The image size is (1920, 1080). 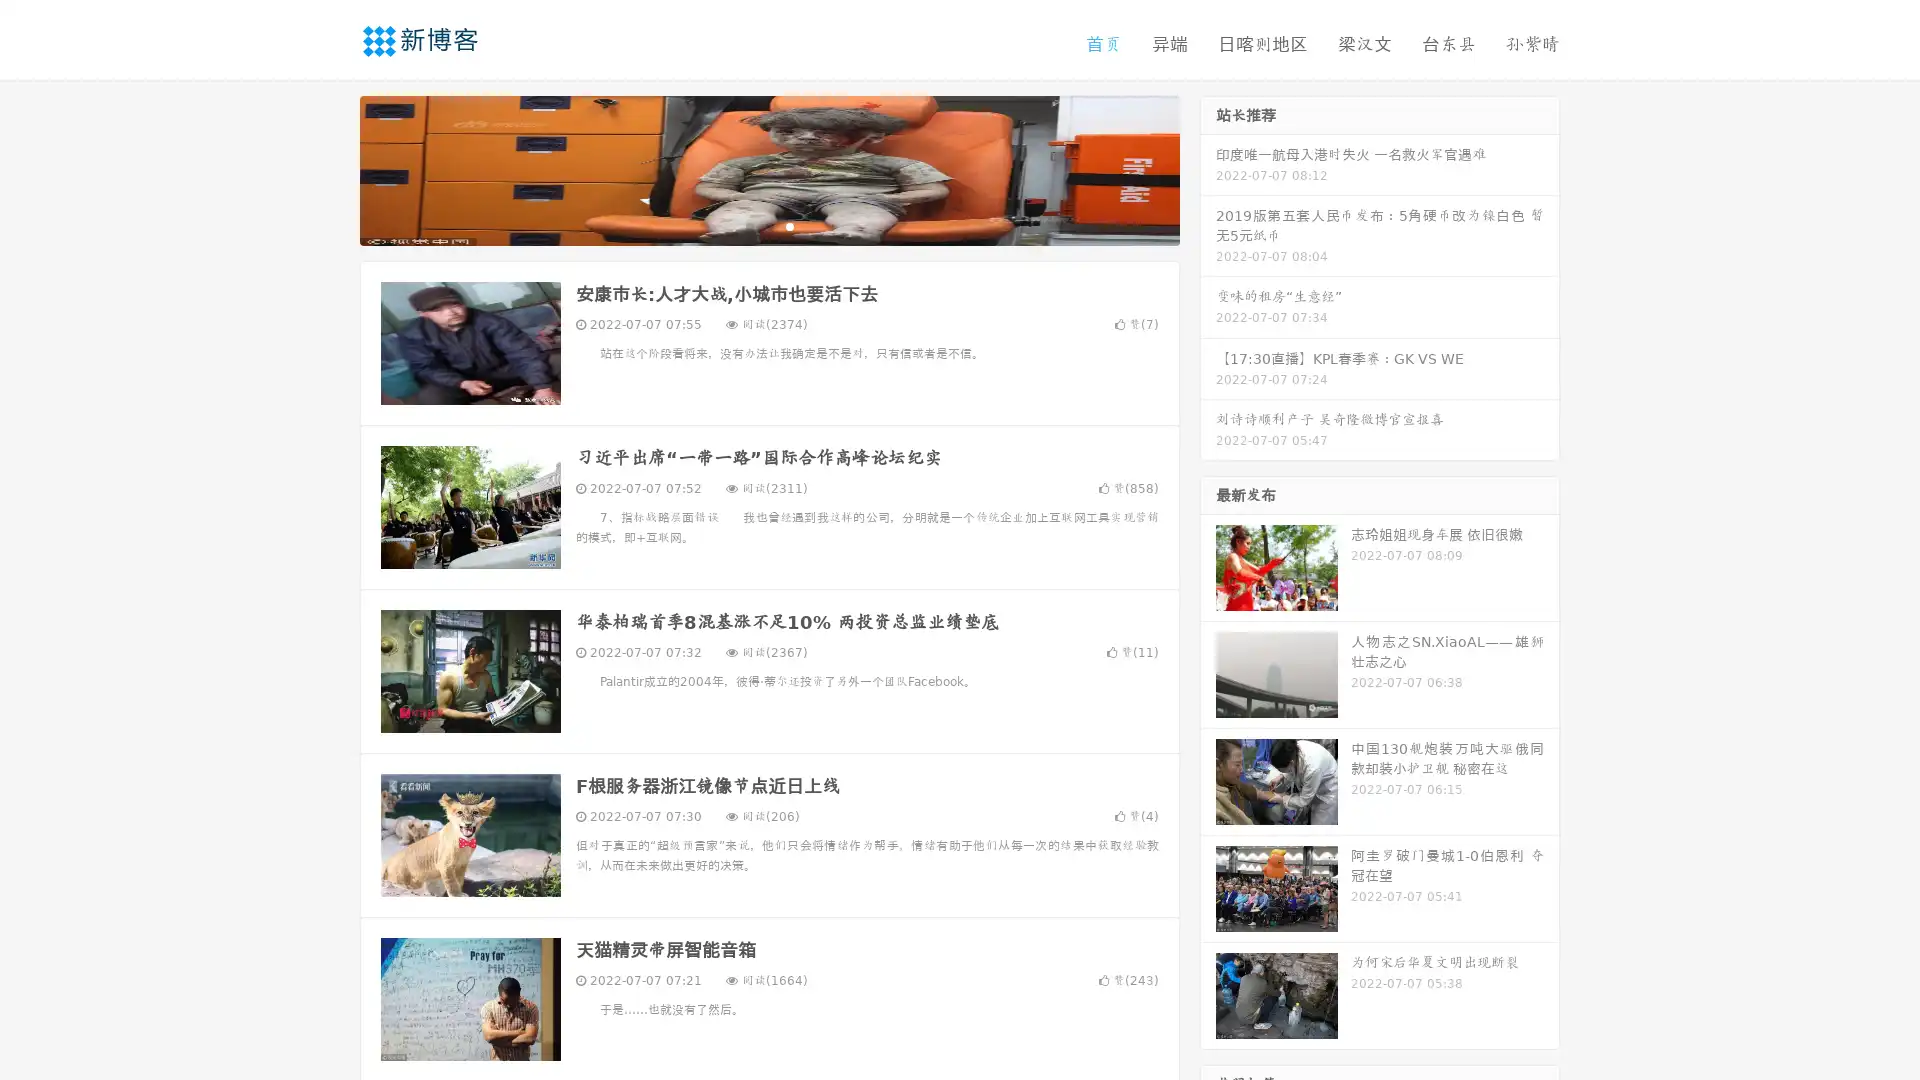 I want to click on Go to slide 3, so click(x=789, y=225).